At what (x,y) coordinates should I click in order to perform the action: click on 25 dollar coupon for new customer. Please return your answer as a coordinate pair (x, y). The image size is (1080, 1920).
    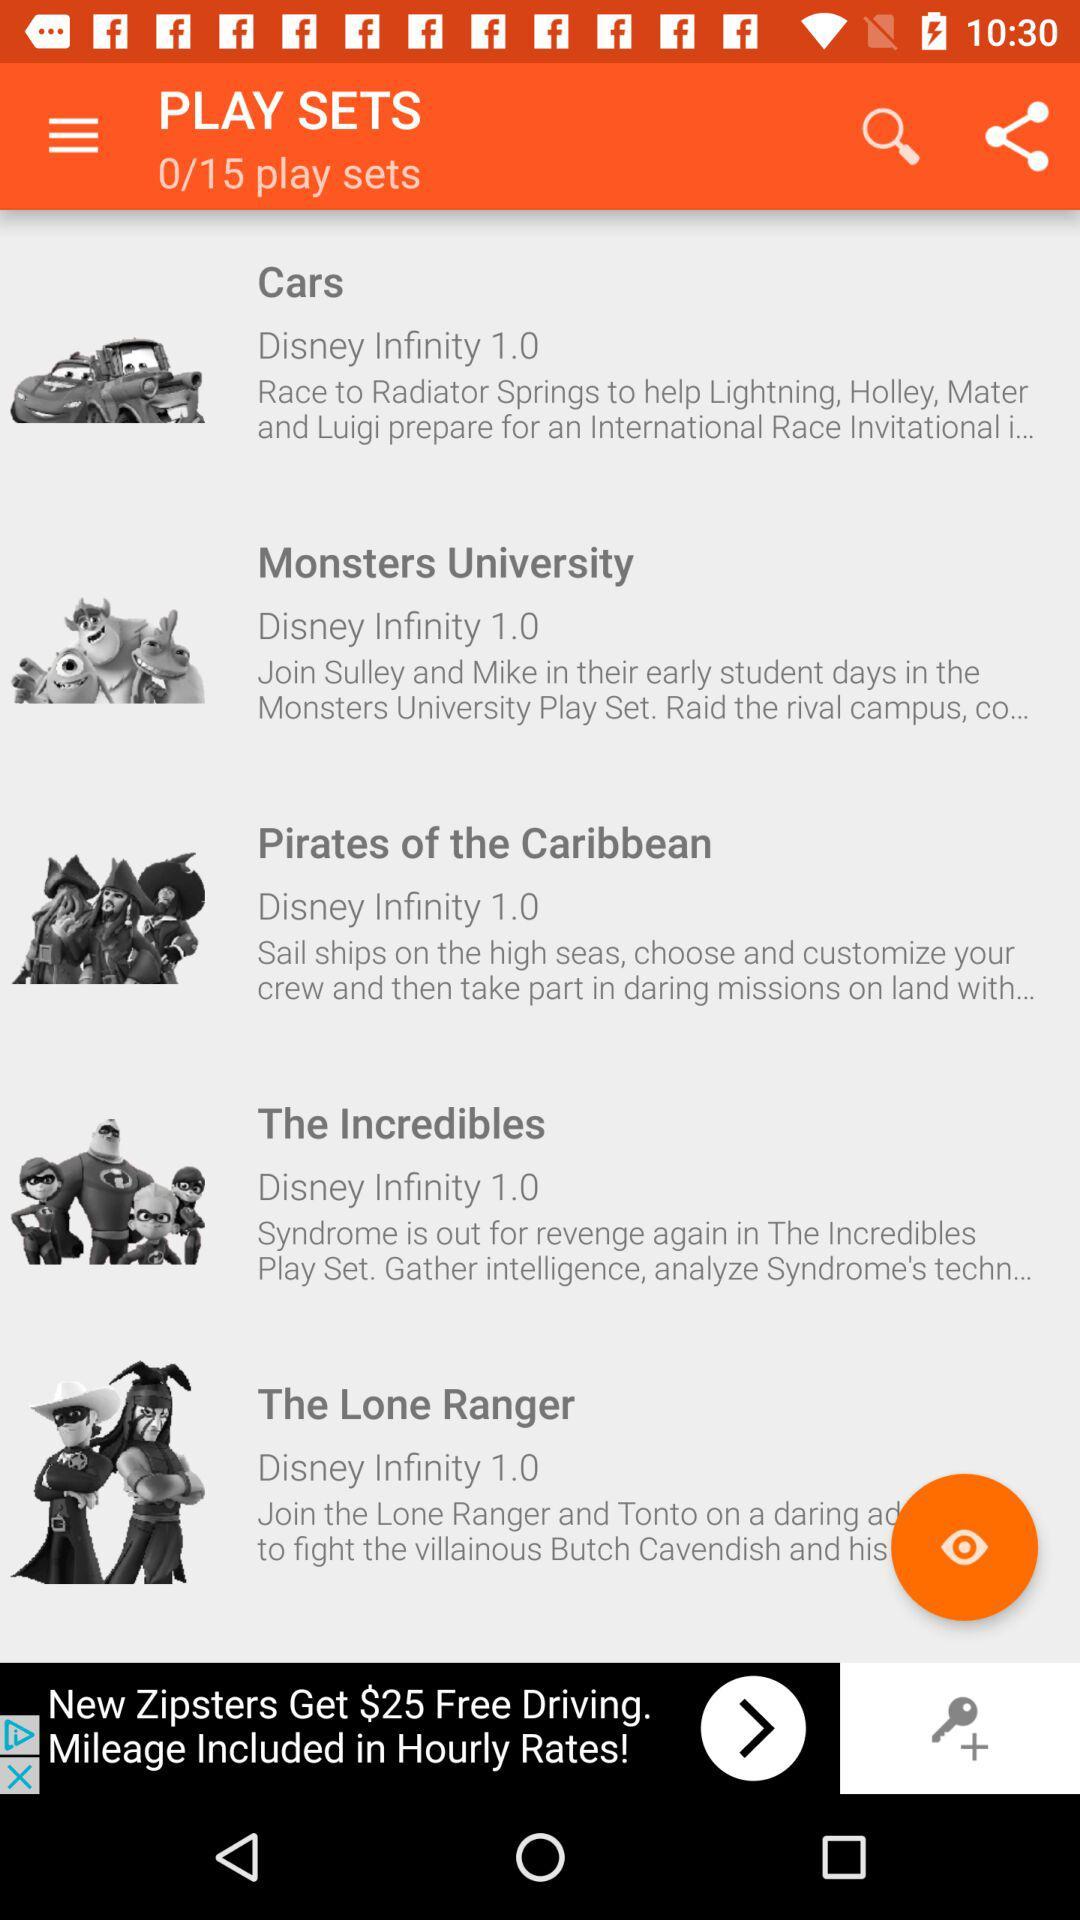
    Looking at the image, I should click on (419, 1727).